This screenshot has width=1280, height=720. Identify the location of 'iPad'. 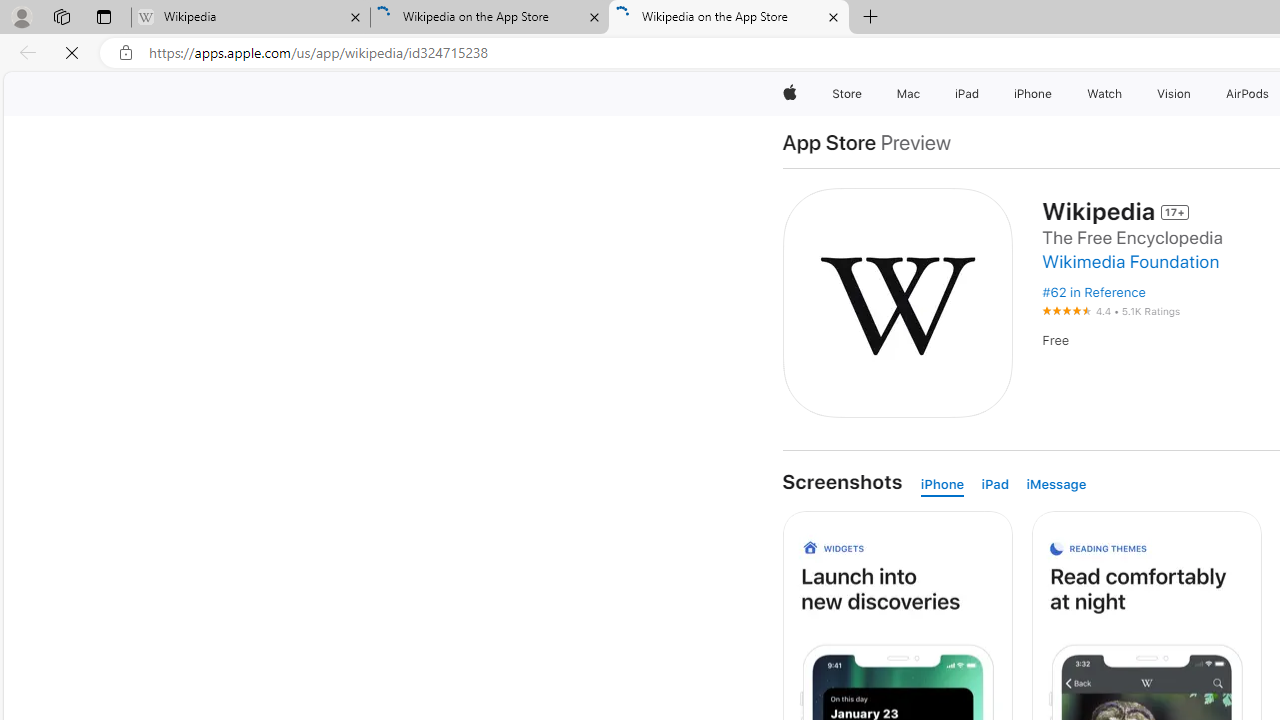
(999, 485).